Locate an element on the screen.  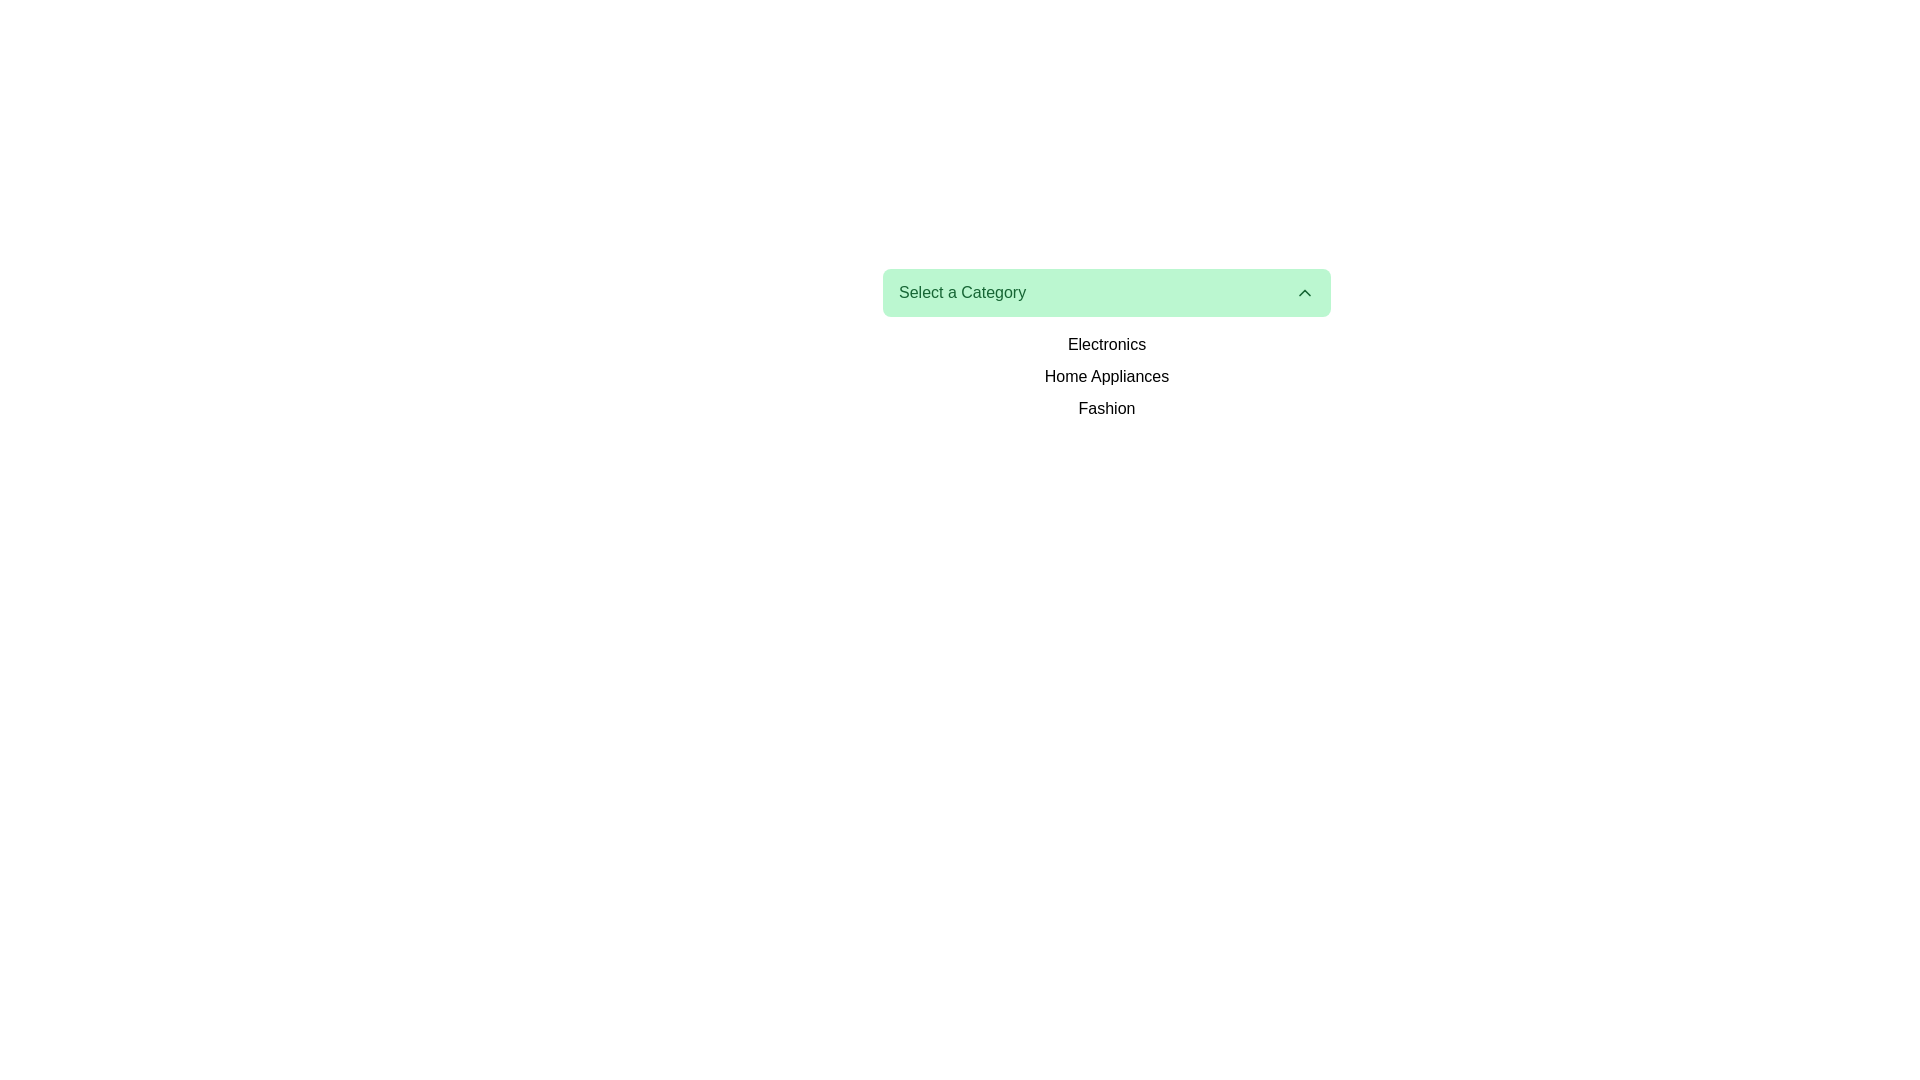
the 'Electronics' dropdown option, which is the first selectable option below the 'Select a Category' header in the dropdown menu is located at coordinates (1106, 343).